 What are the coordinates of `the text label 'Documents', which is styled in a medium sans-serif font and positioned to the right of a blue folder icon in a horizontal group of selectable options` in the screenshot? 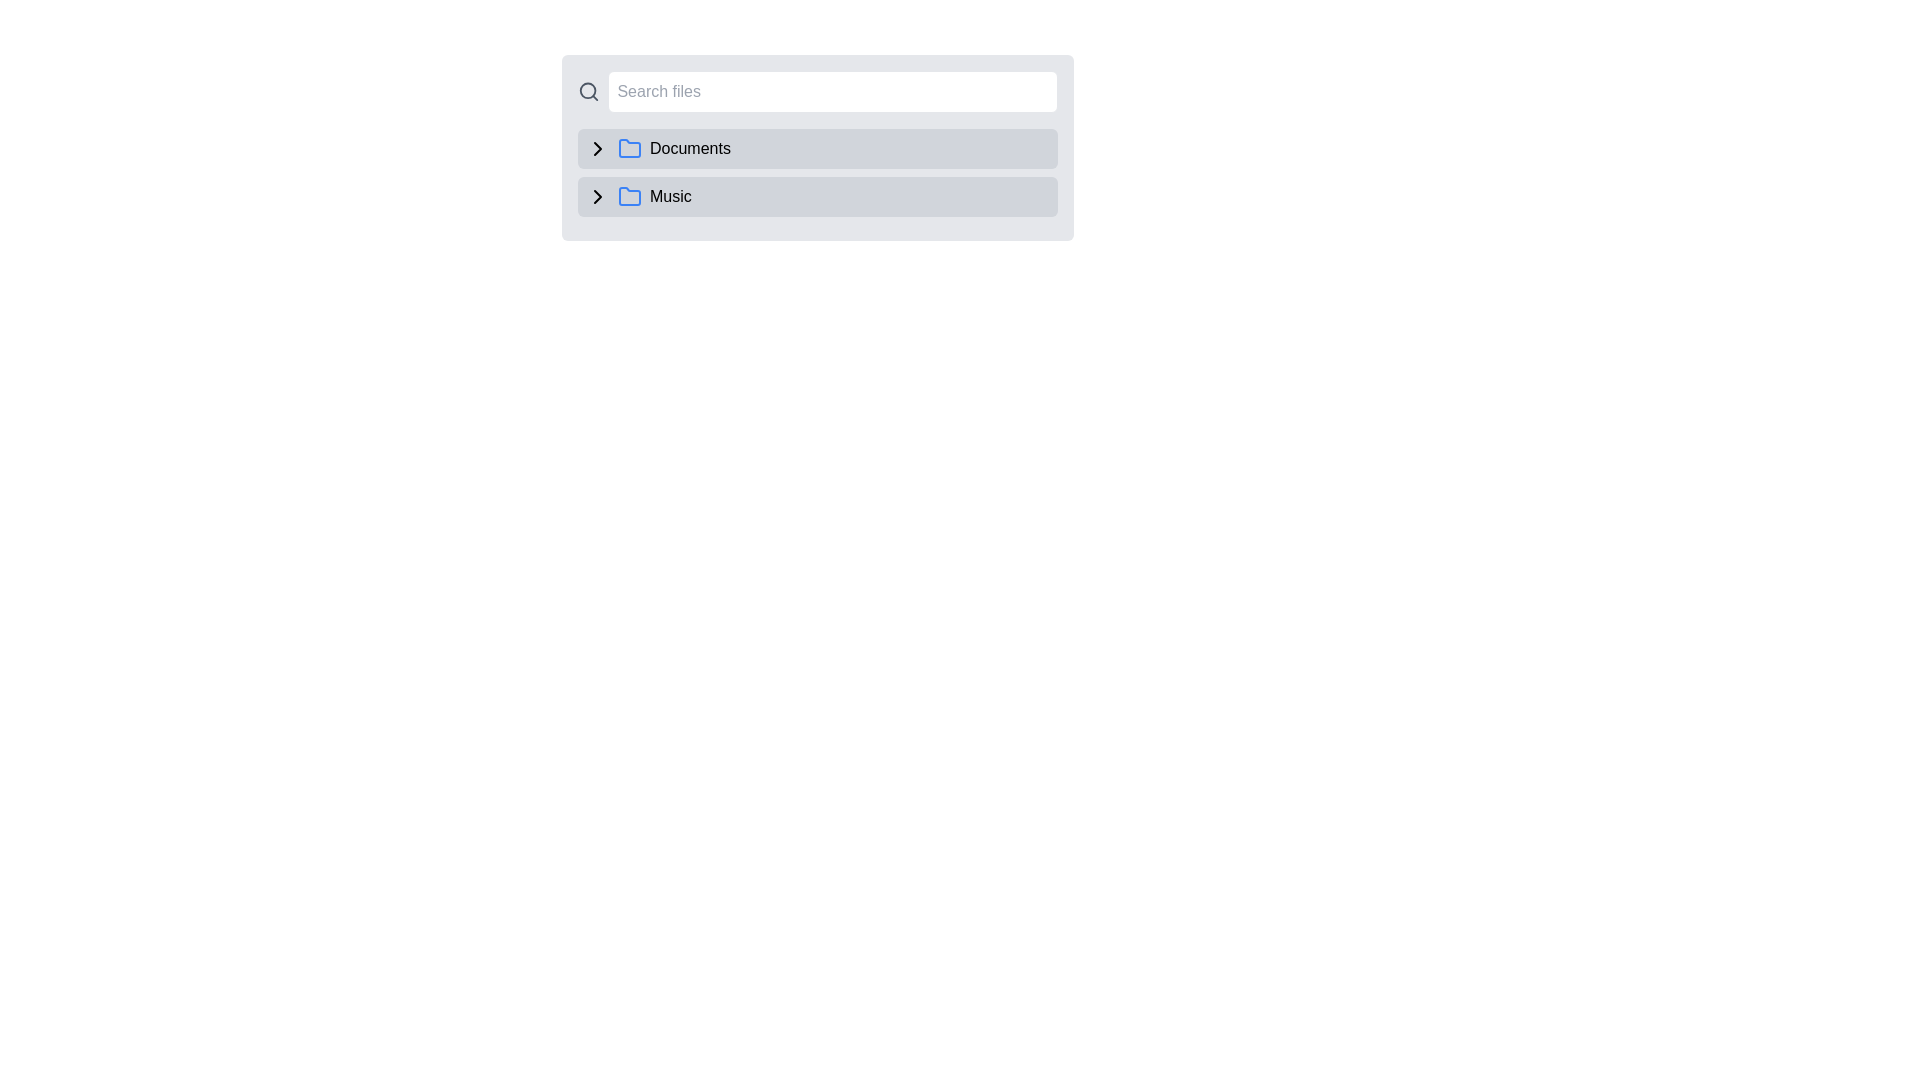 It's located at (690, 148).